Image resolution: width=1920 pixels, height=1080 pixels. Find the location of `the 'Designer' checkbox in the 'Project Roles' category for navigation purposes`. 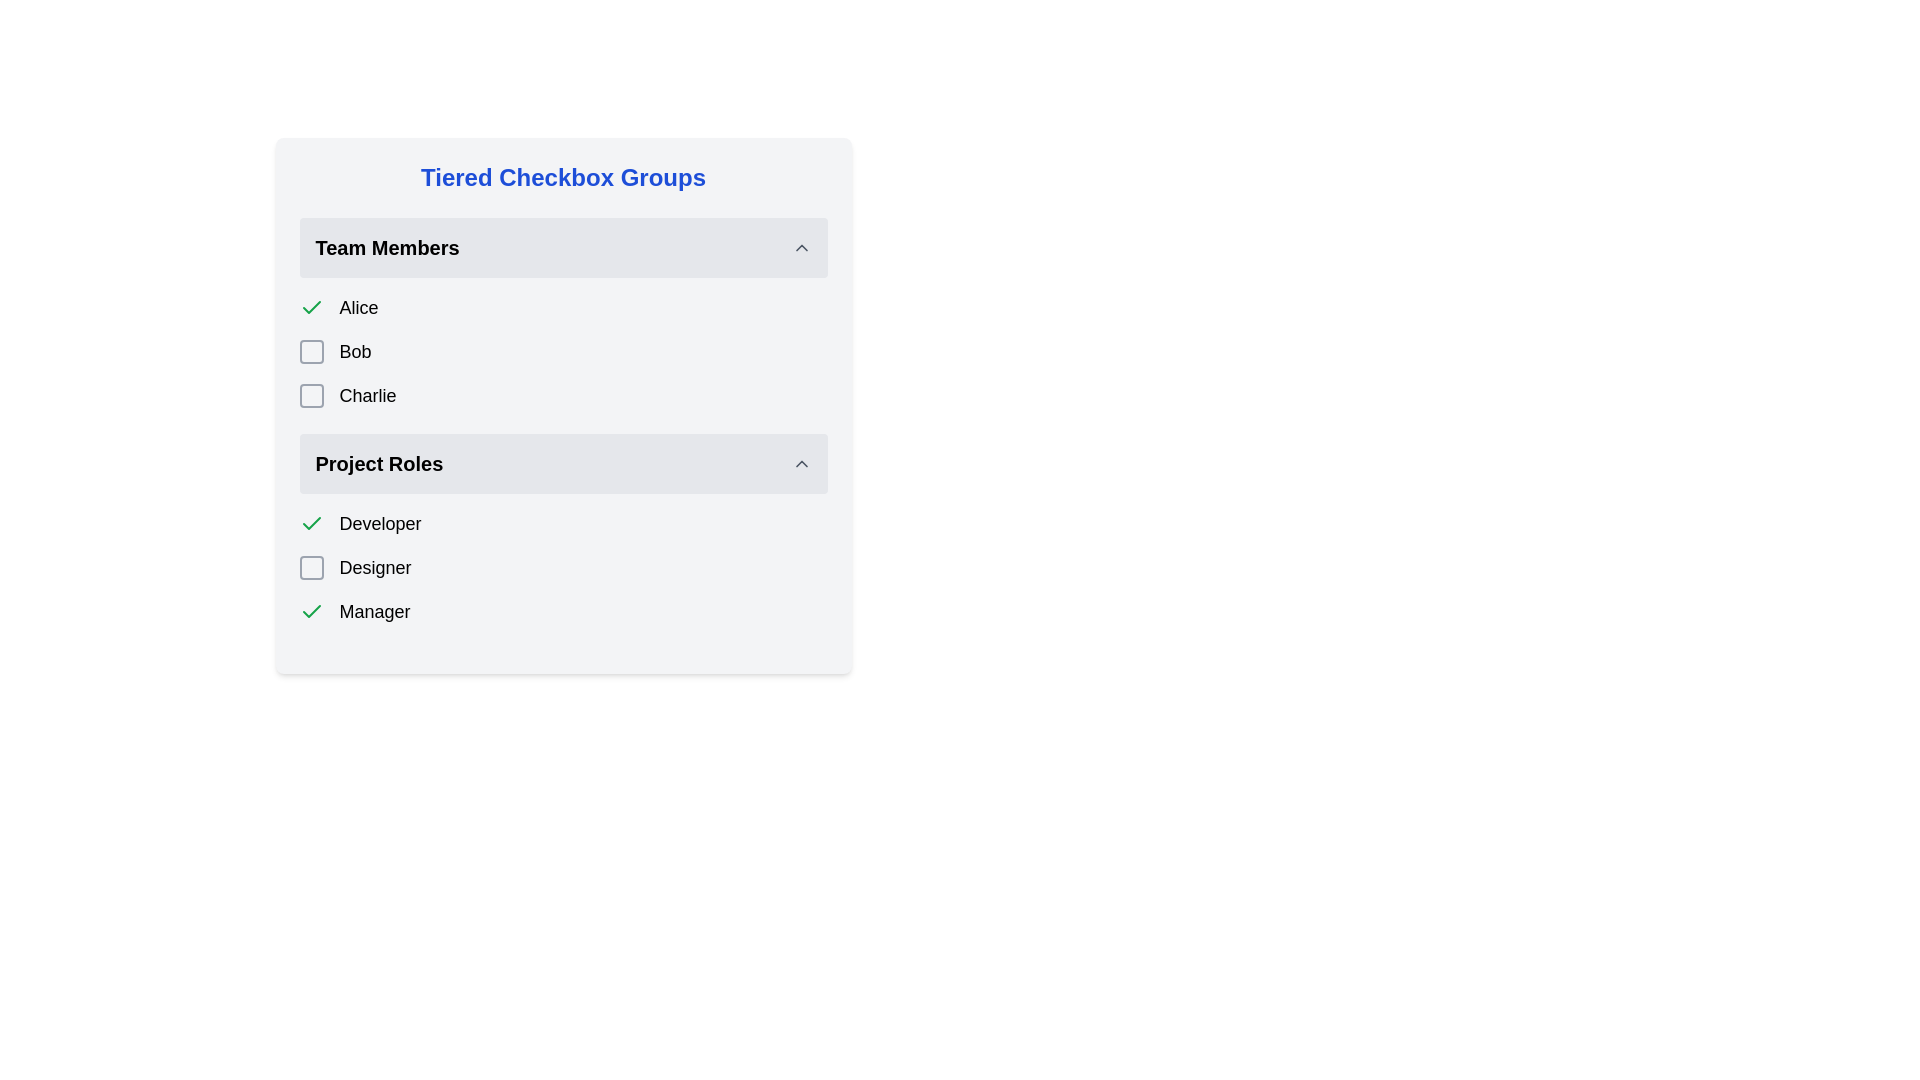

the 'Designer' checkbox in the 'Project Roles' category for navigation purposes is located at coordinates (562, 567).